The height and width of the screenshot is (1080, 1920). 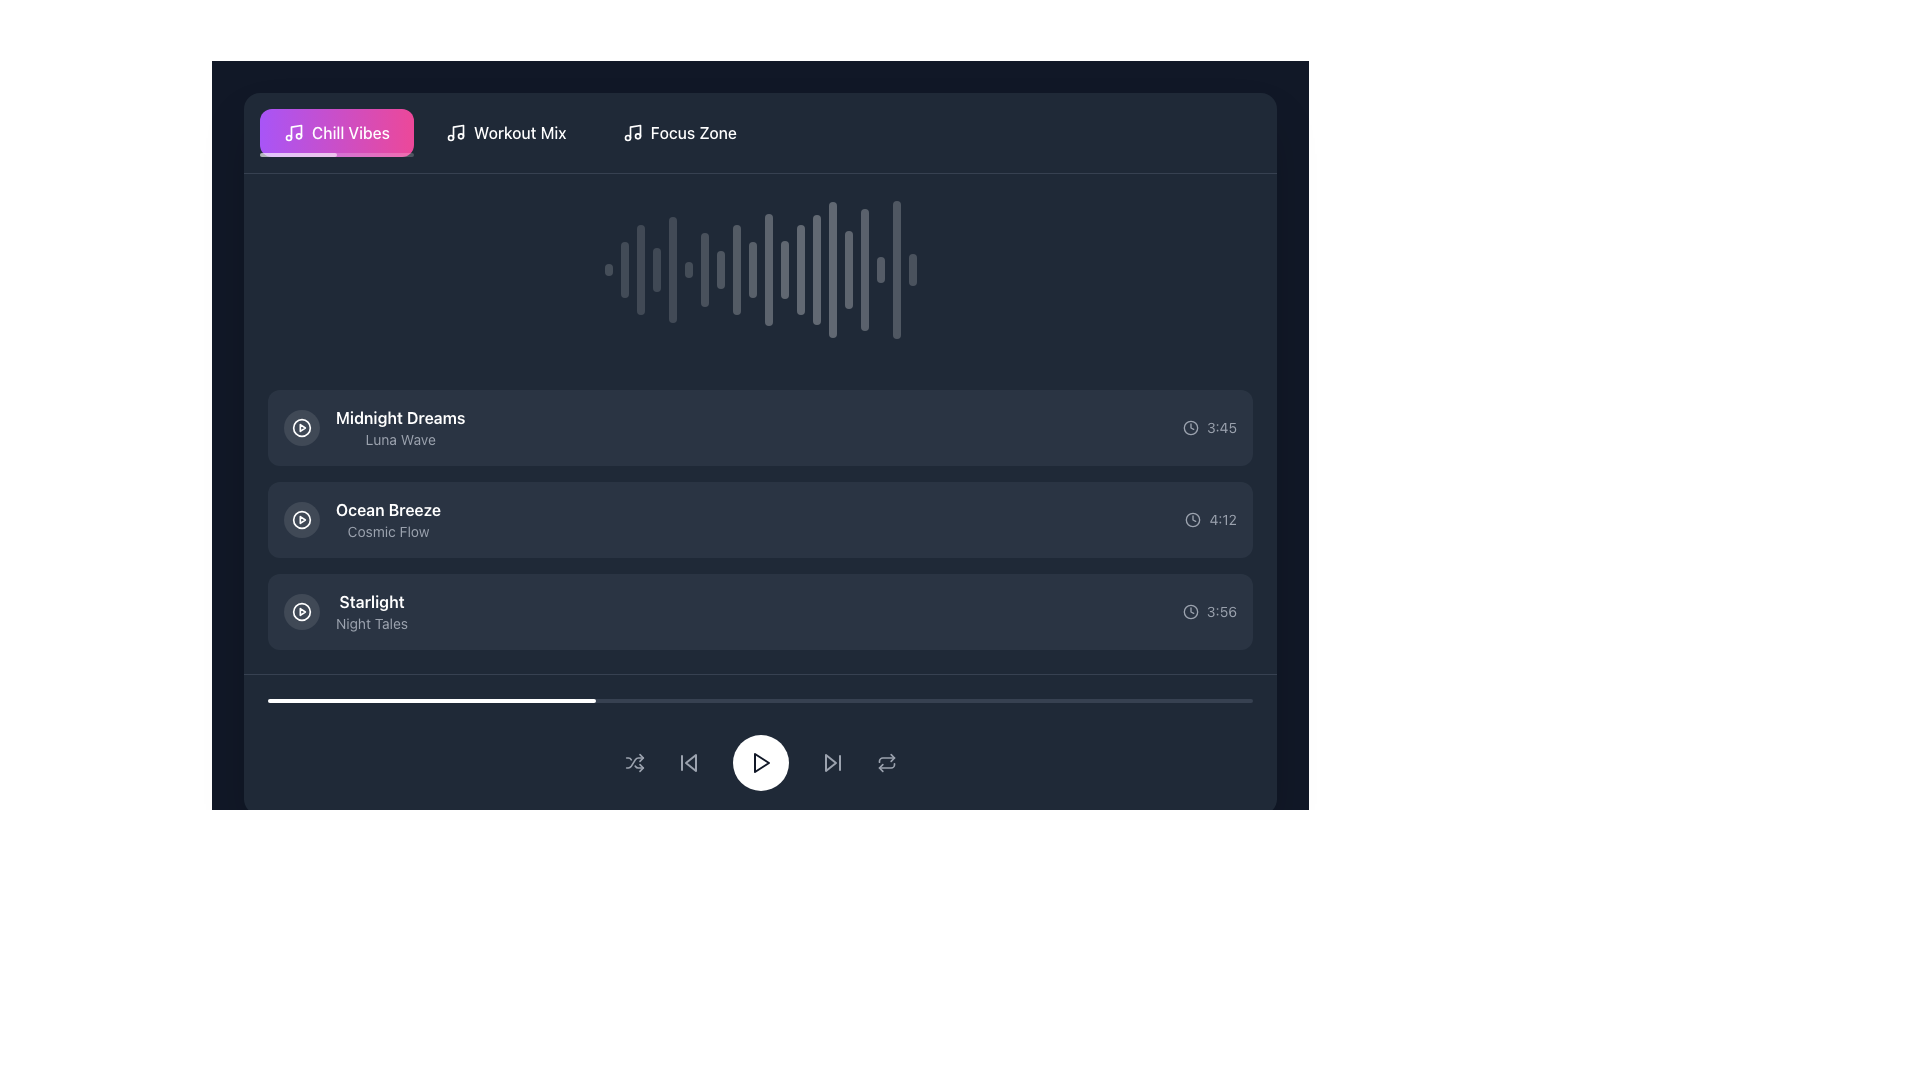 I want to click on the music note icon located in the 'Workout Mix' section at the top bar of the interface, so click(x=455, y=132).